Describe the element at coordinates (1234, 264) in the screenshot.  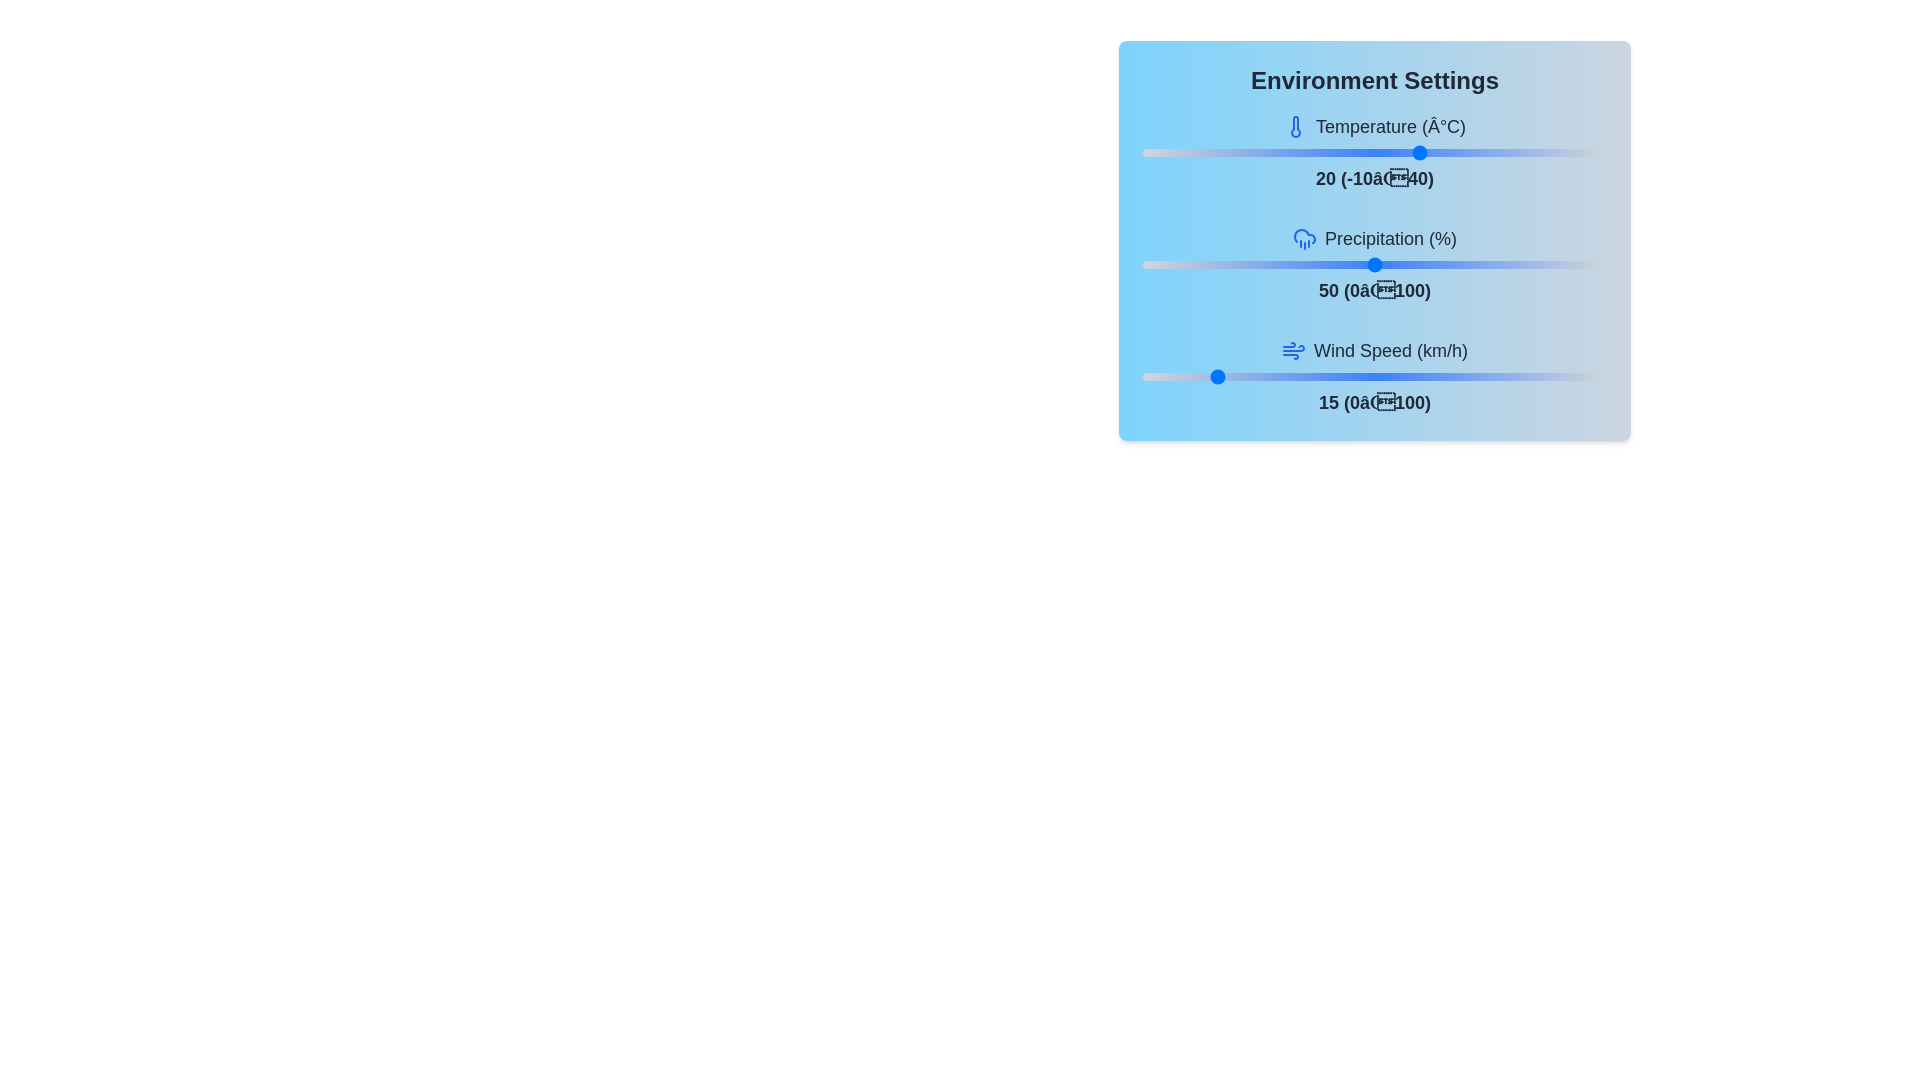
I see `the precipitation level` at that location.